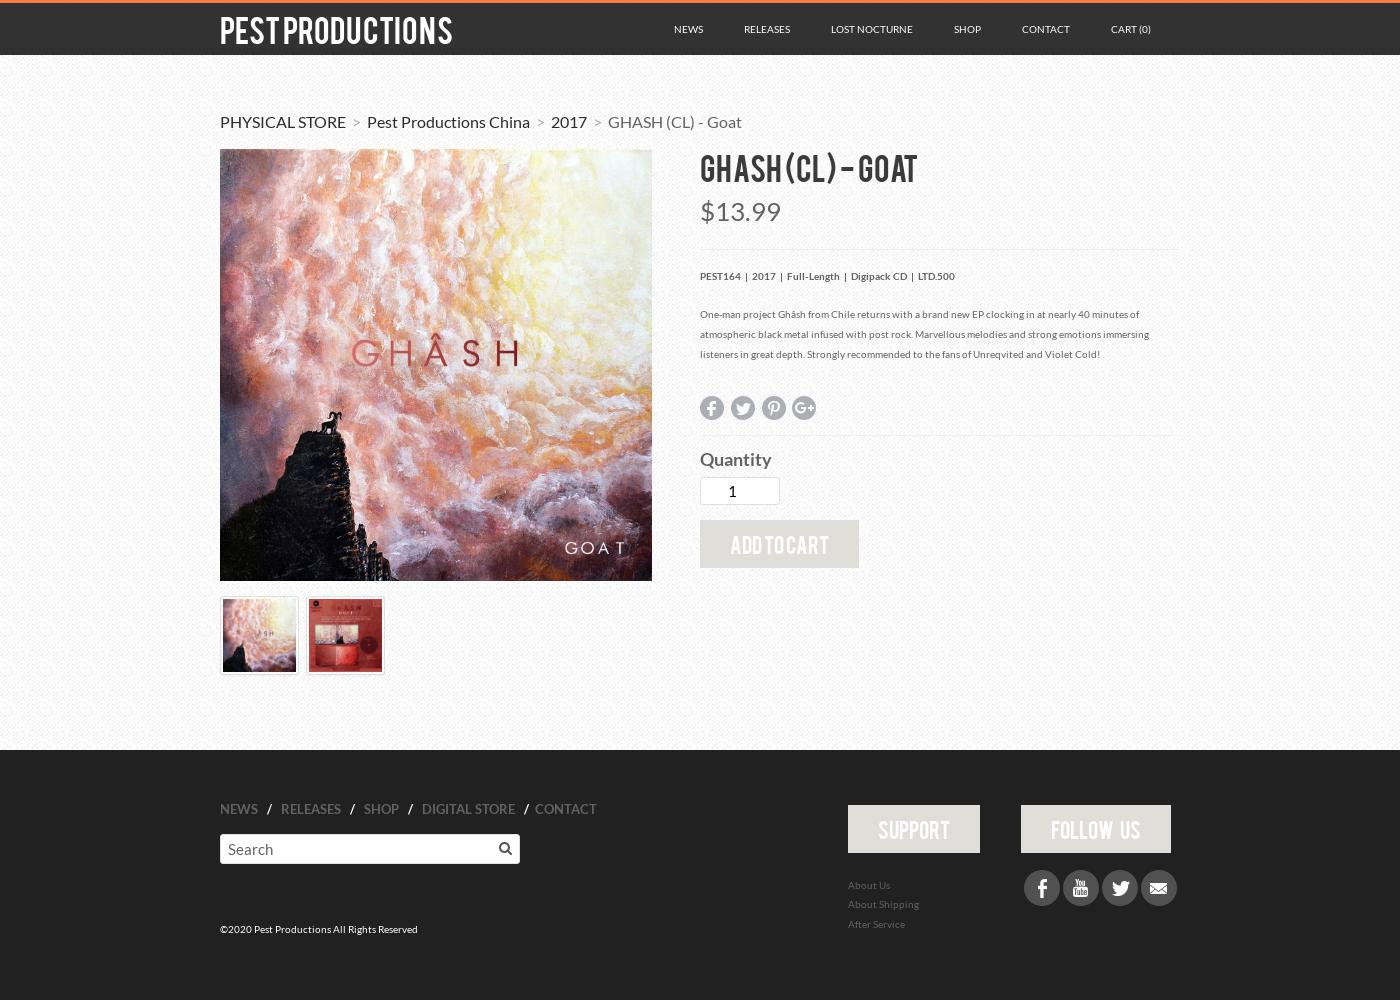  I want to click on 'About Us', so click(868, 884).